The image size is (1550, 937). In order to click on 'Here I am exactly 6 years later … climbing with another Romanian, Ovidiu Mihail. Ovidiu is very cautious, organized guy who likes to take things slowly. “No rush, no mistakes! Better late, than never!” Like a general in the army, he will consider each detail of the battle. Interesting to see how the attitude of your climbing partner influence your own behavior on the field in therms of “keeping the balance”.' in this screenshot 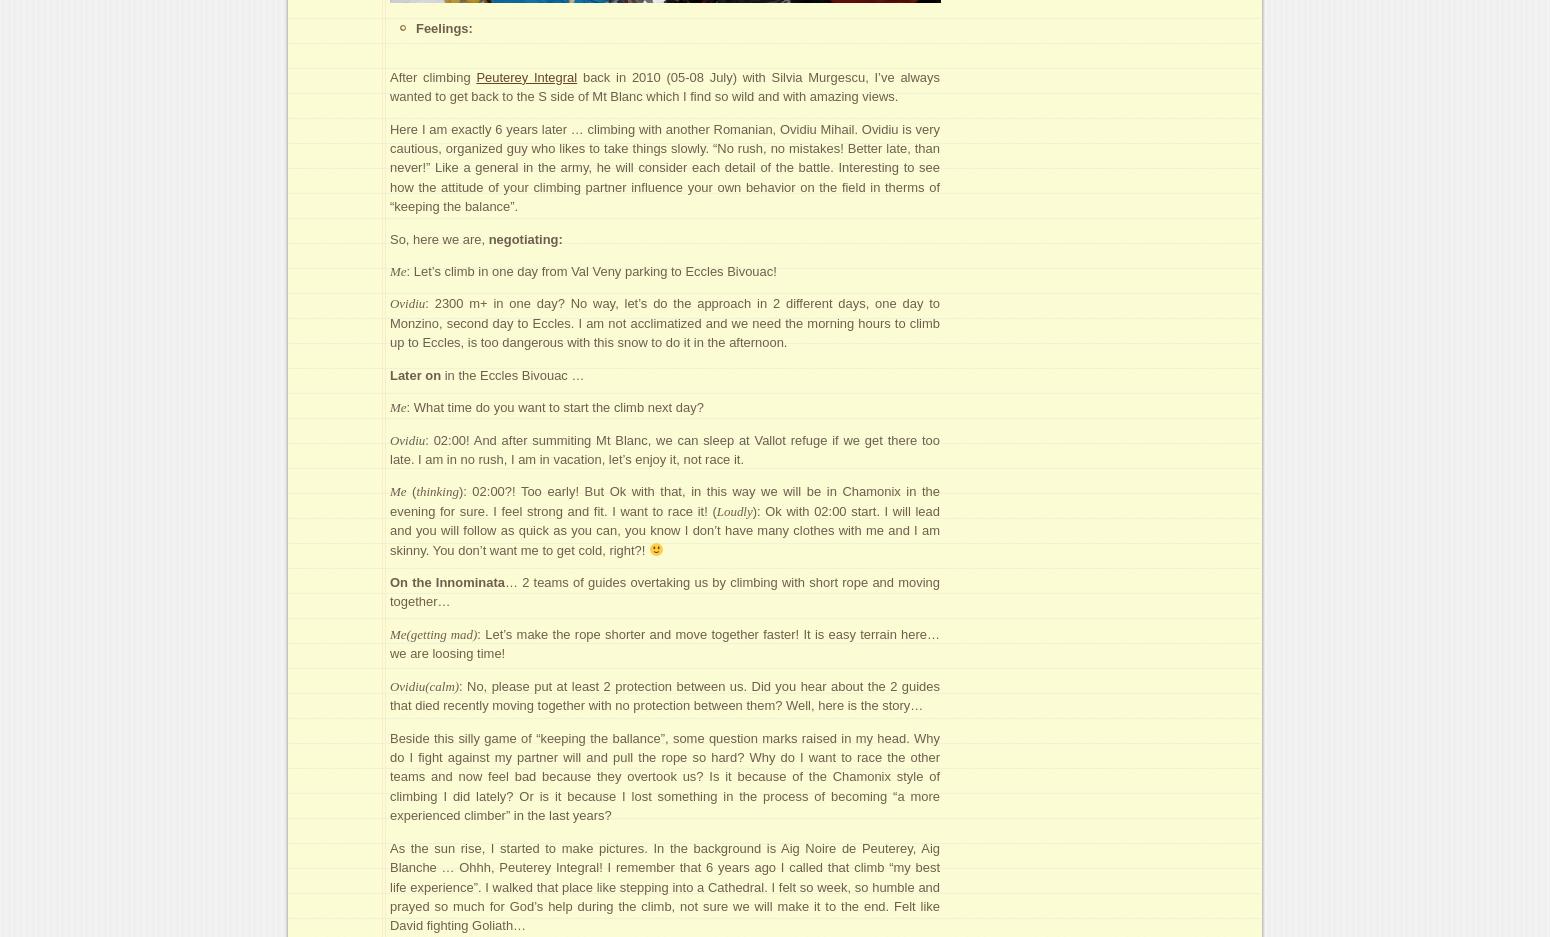, I will do `click(389, 166)`.